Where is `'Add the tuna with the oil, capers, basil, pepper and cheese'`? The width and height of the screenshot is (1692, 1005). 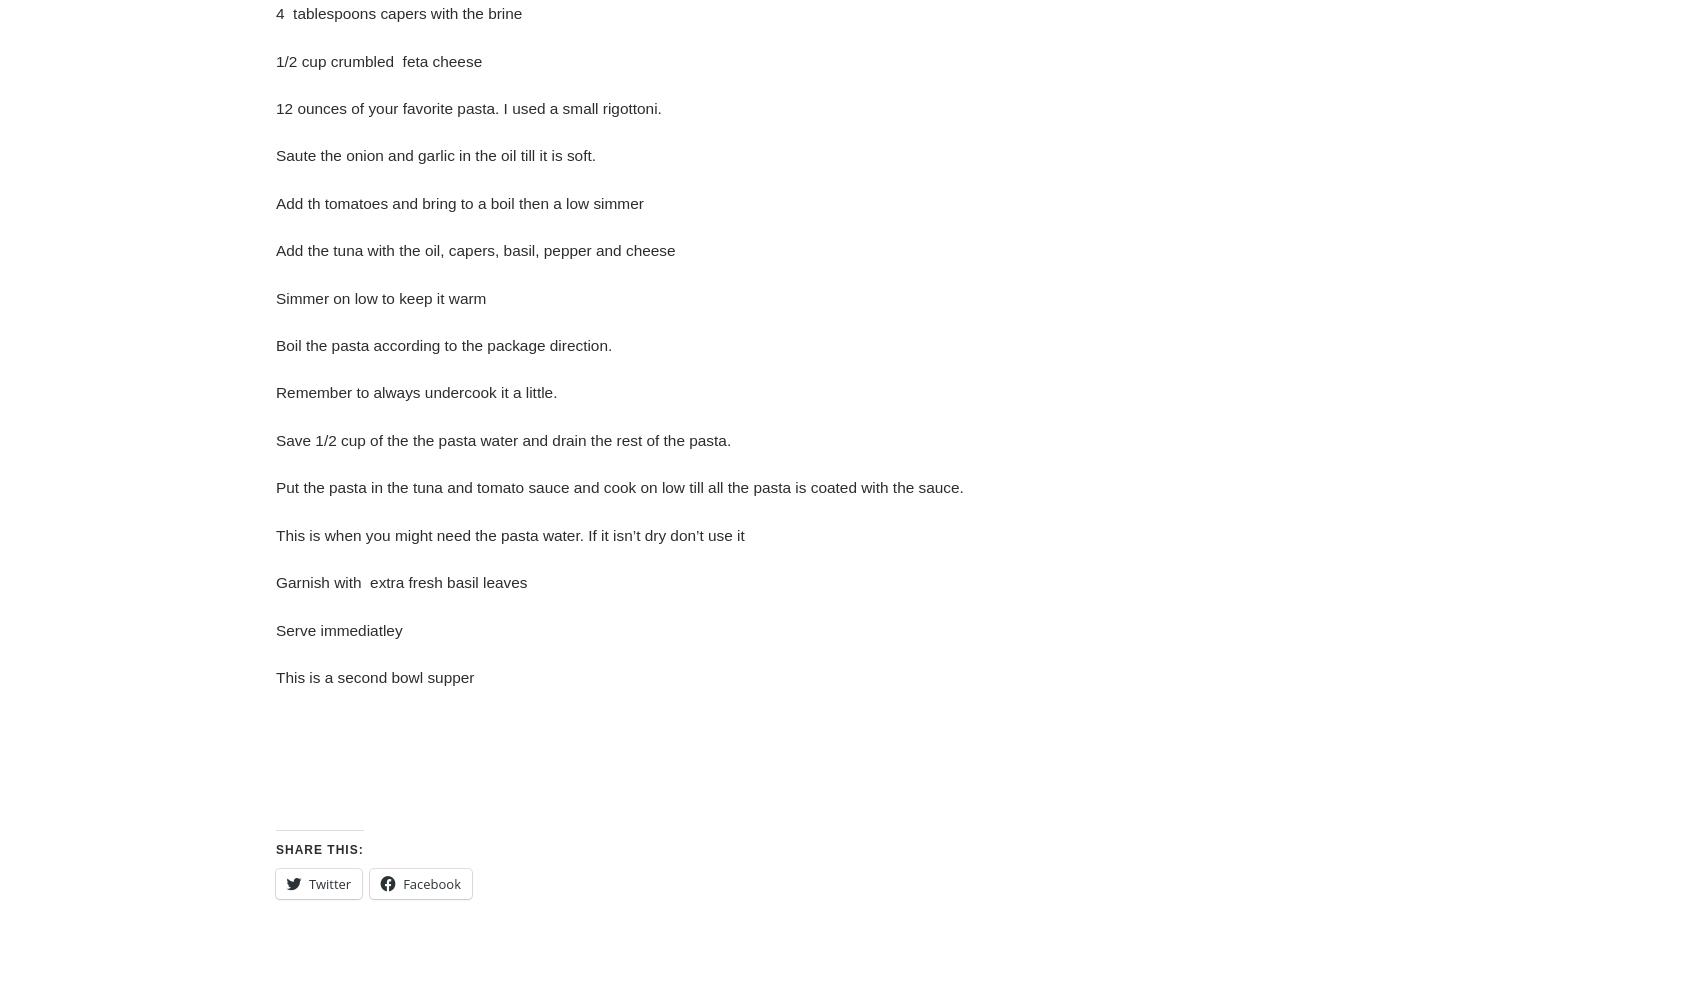 'Add the tuna with the oil, capers, basil, pepper and cheese' is located at coordinates (474, 249).